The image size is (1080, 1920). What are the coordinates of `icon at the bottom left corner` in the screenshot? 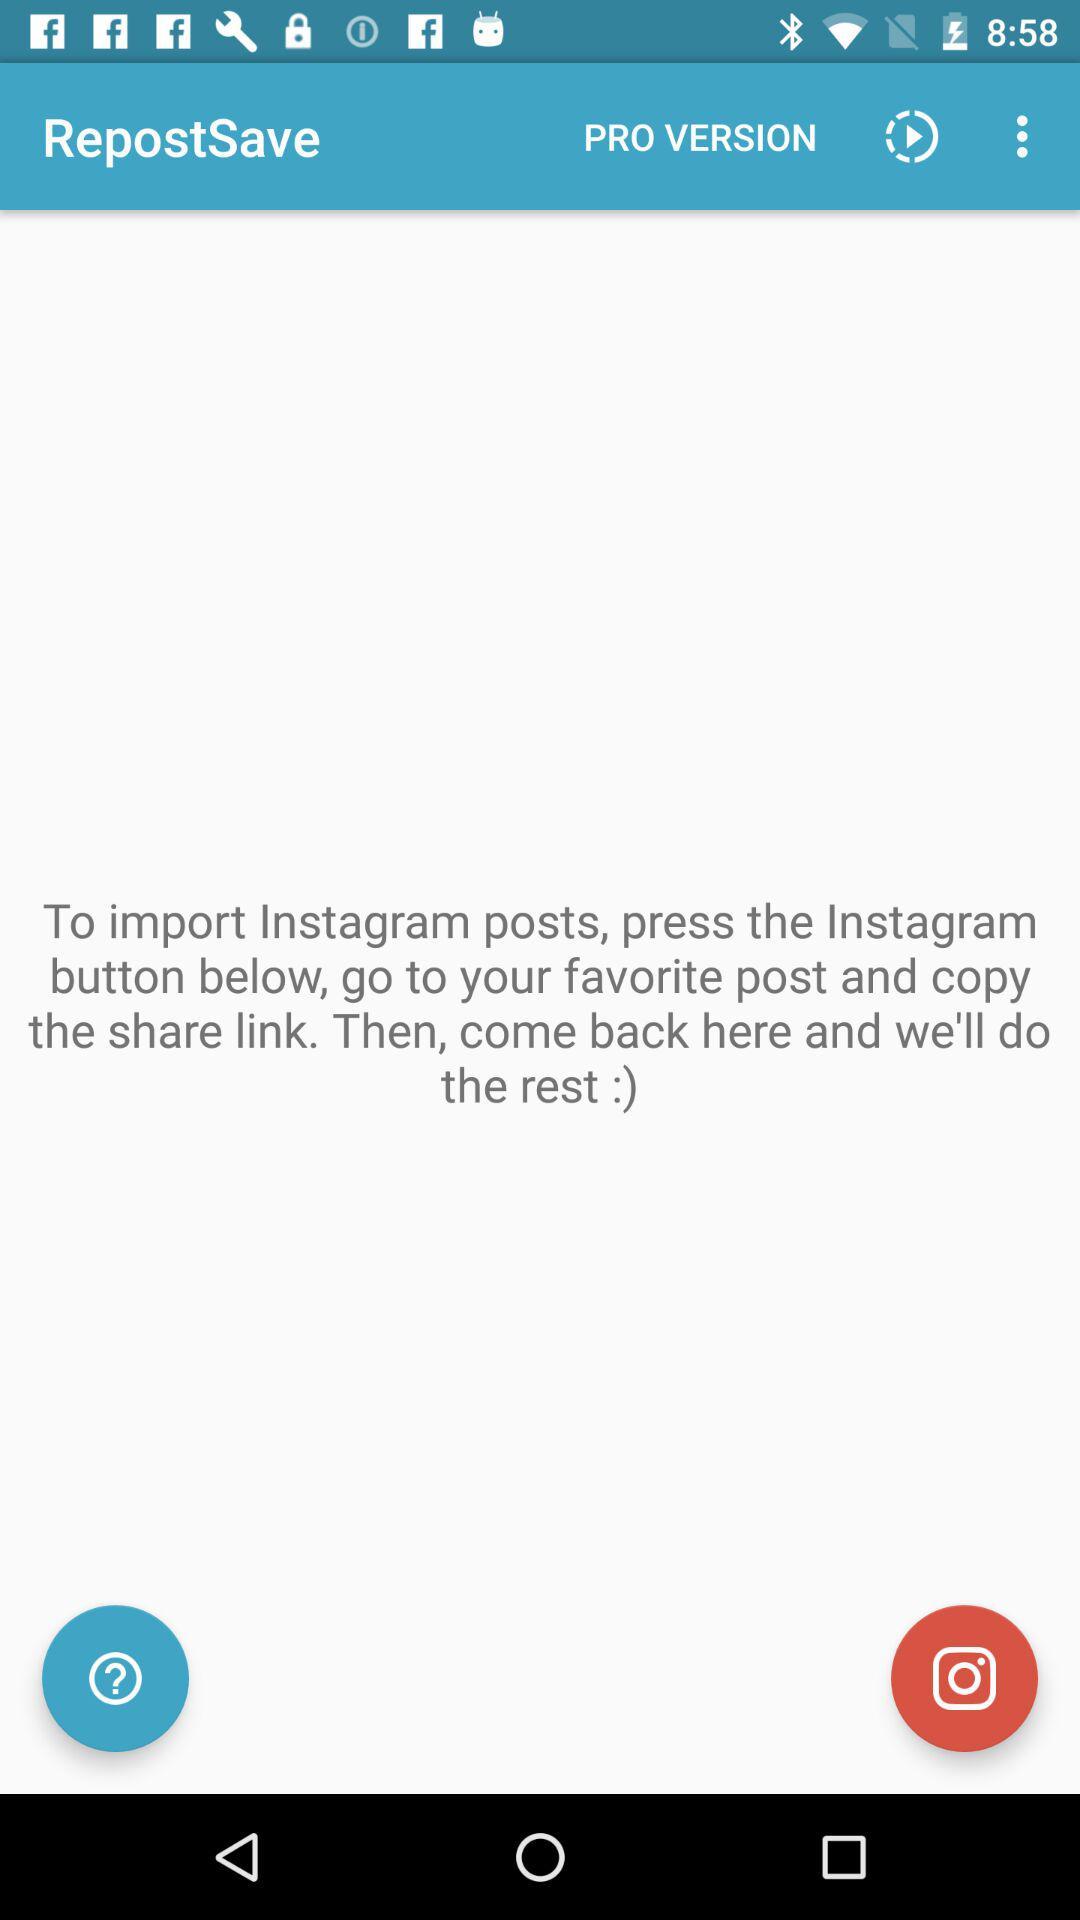 It's located at (115, 1678).